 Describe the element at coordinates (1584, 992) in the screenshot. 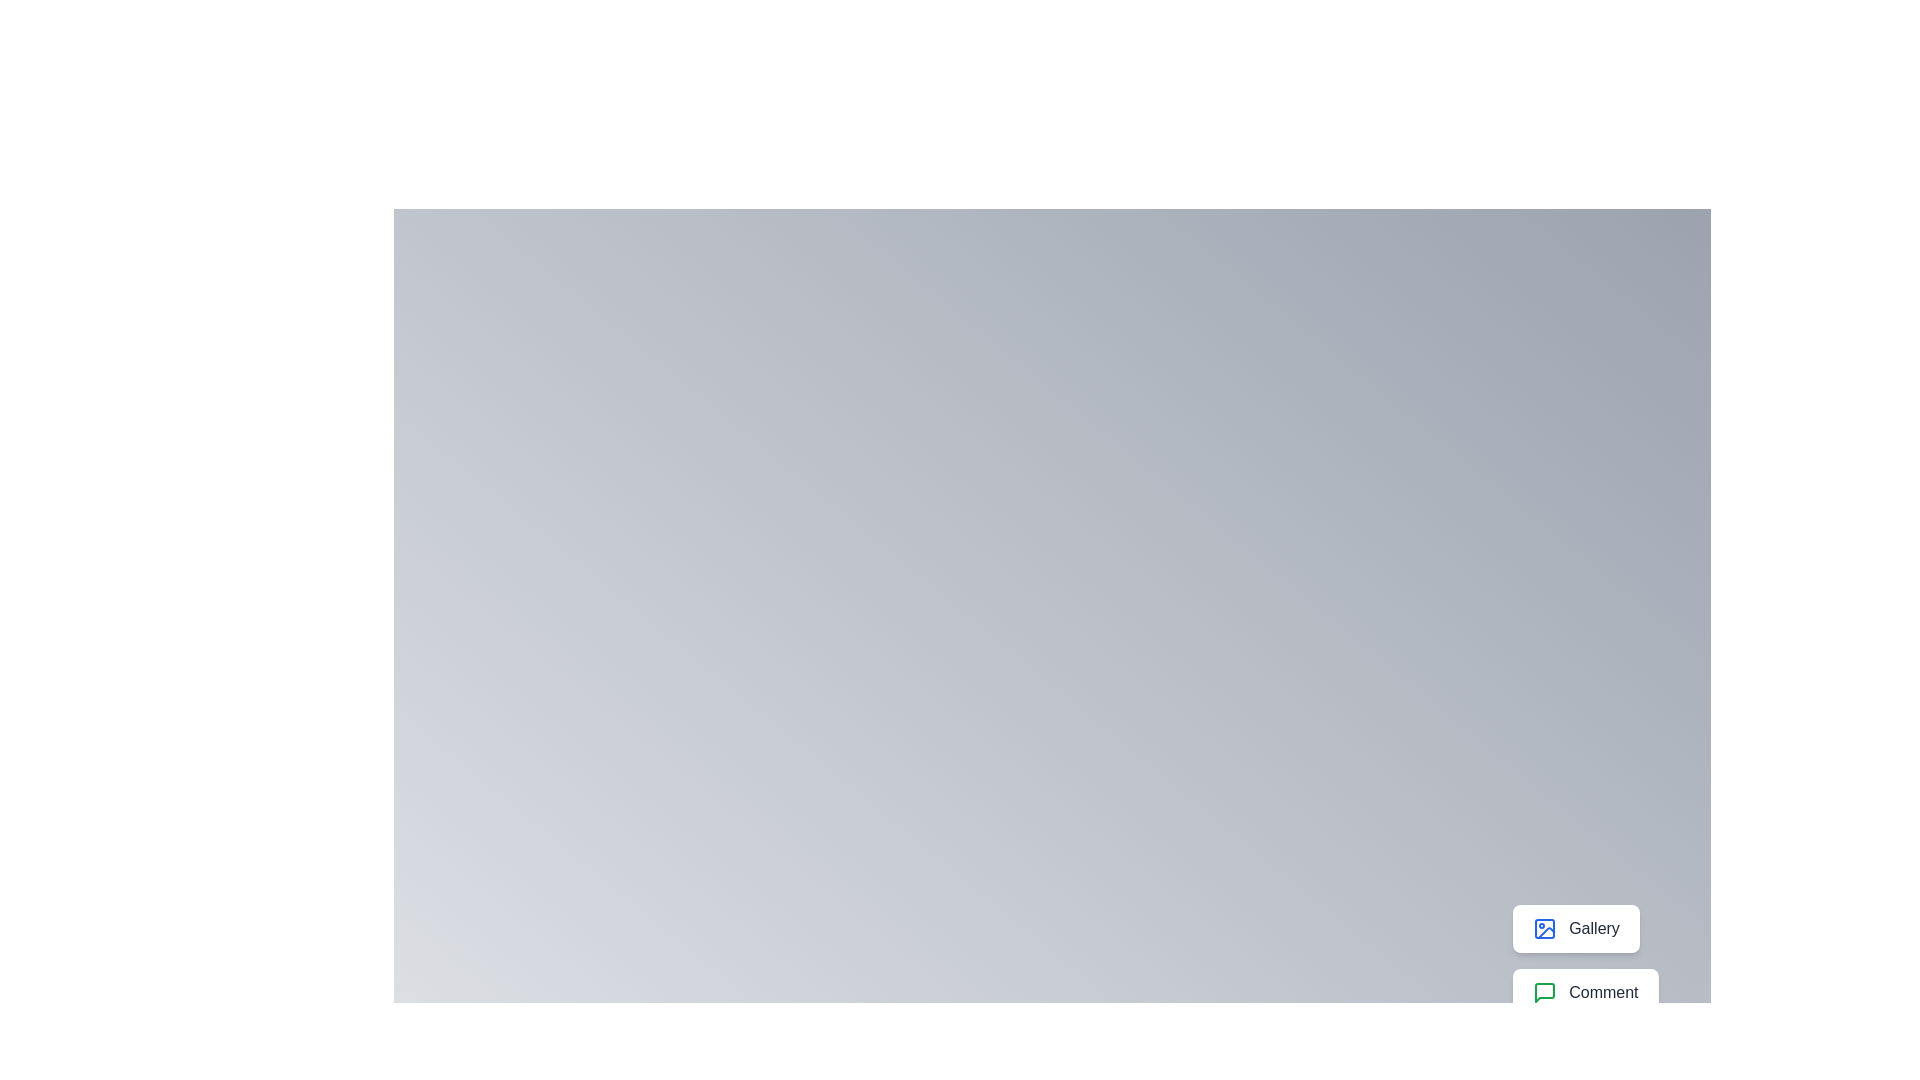

I see `the 'Comment' button` at that location.